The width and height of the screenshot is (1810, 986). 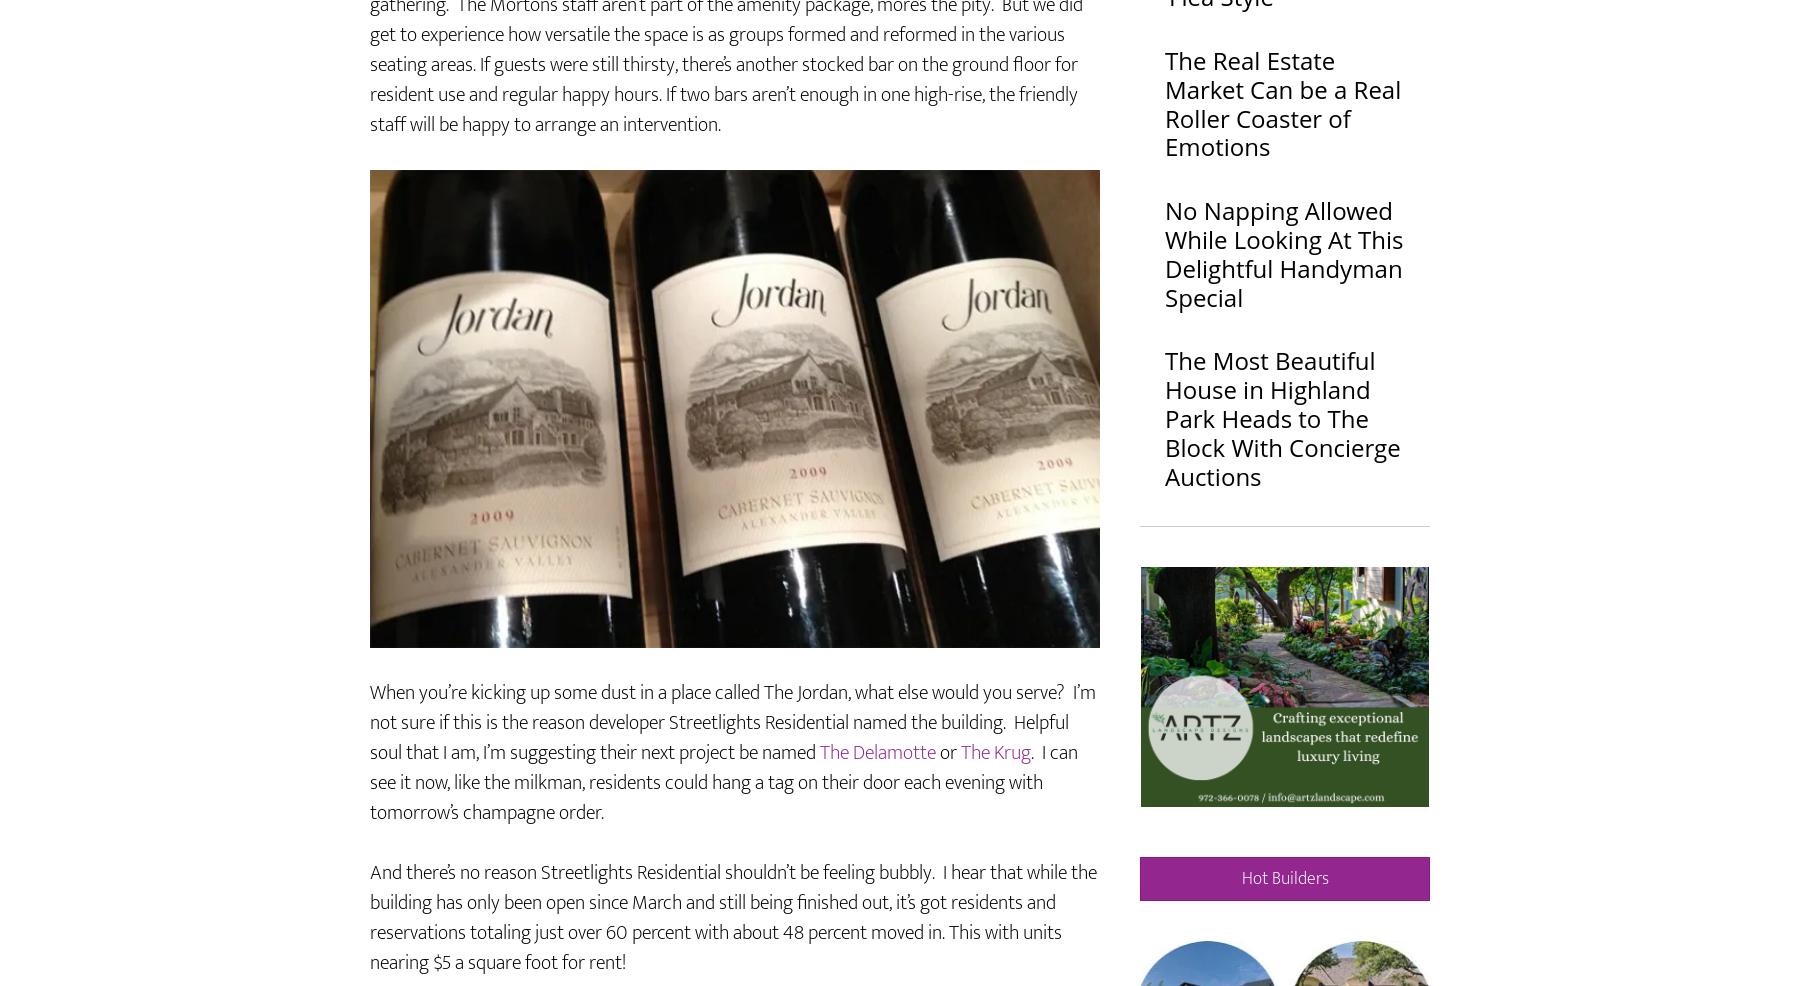 I want to click on 'Hot Builders', so click(x=1284, y=936).